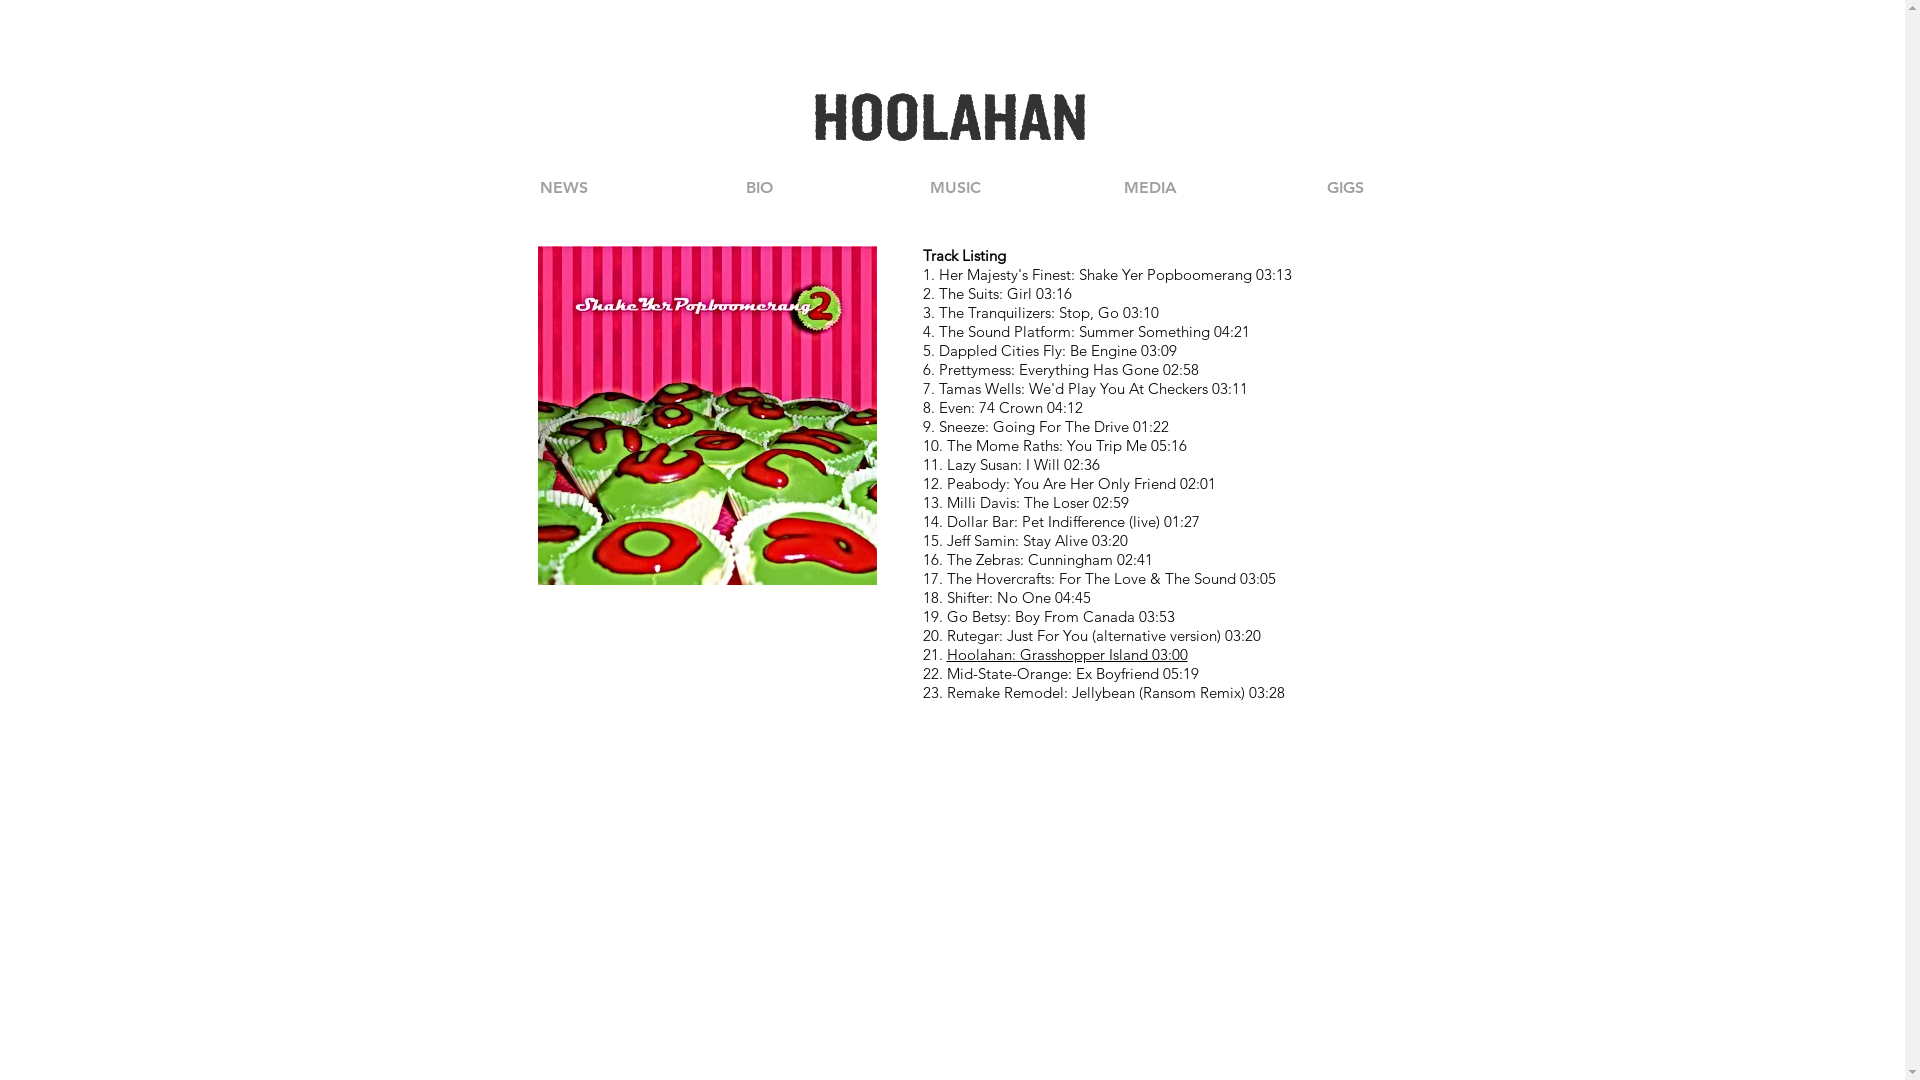  Describe the element at coordinates (561, 188) in the screenshot. I see `'NEWS'` at that location.